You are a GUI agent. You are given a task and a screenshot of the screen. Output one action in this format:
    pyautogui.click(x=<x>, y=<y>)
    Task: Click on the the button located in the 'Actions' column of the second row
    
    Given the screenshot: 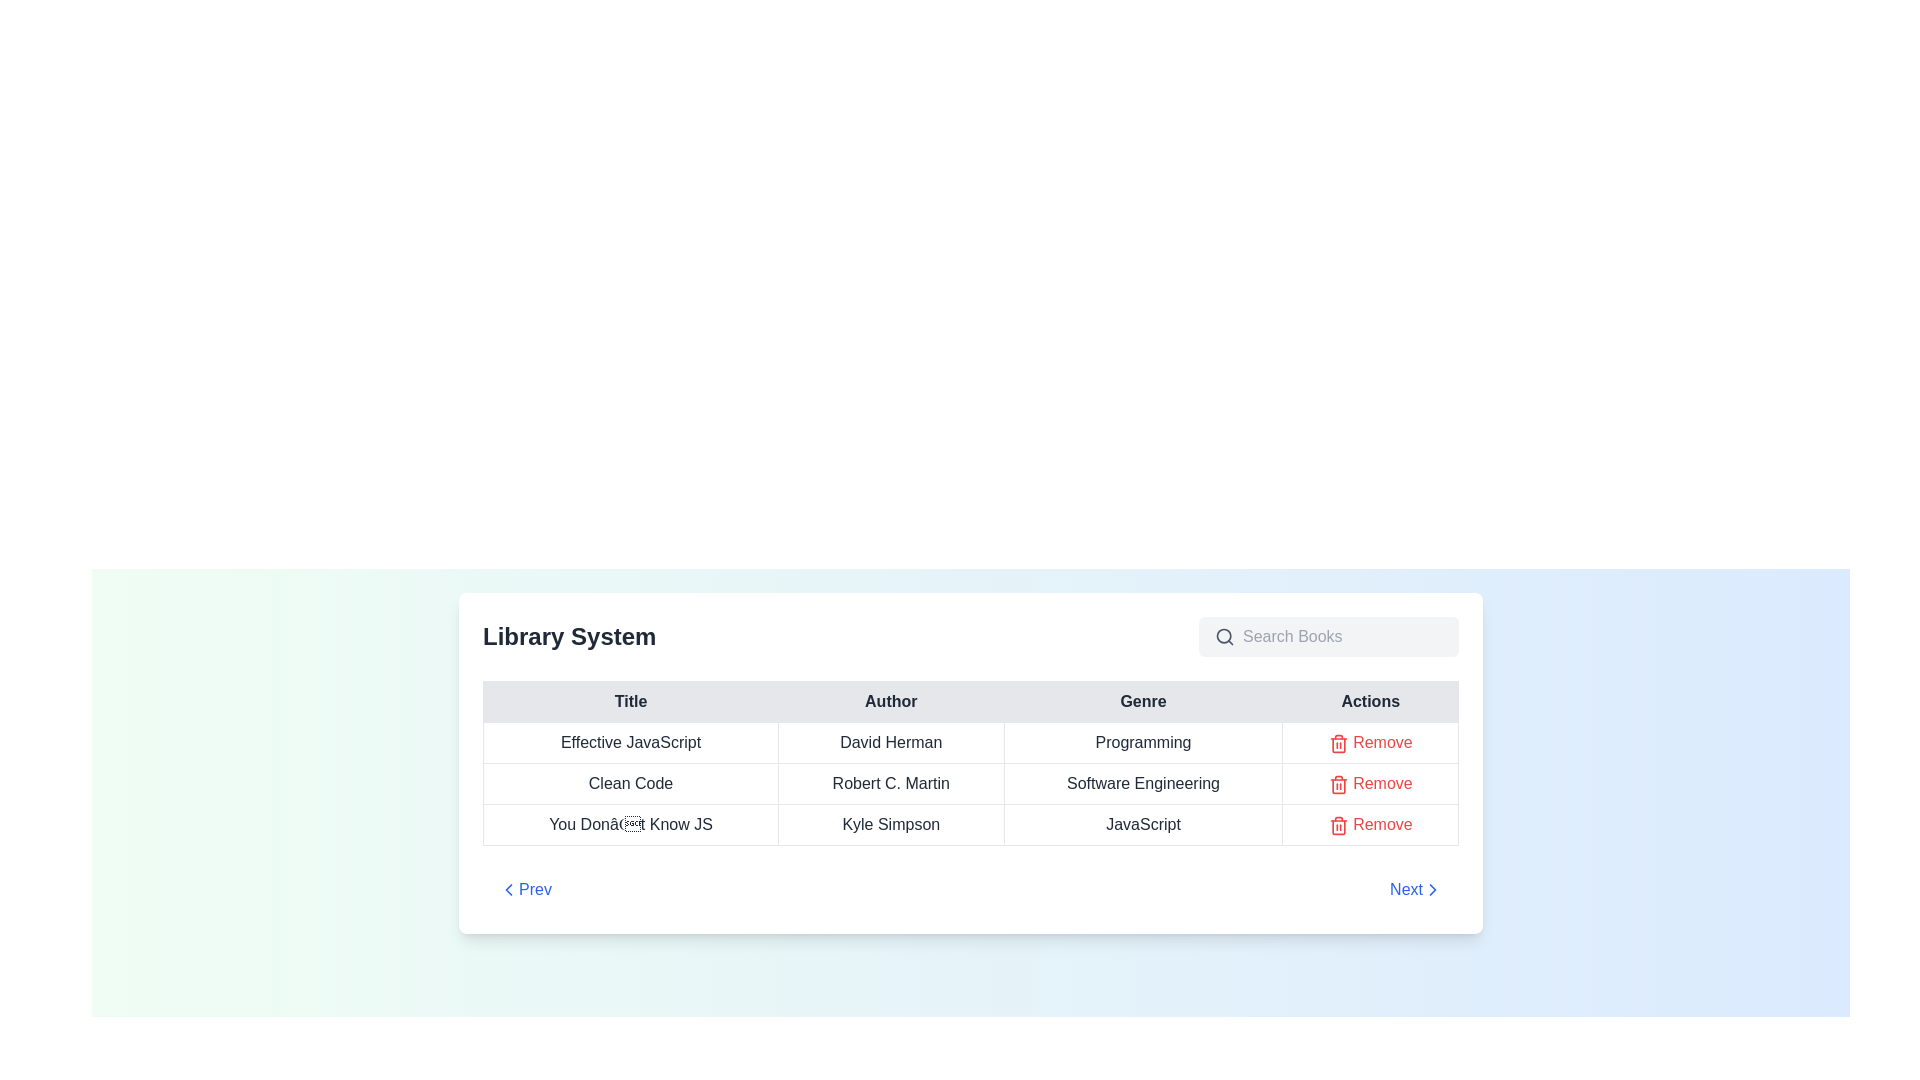 What is the action you would take?
    pyautogui.click(x=1369, y=782)
    